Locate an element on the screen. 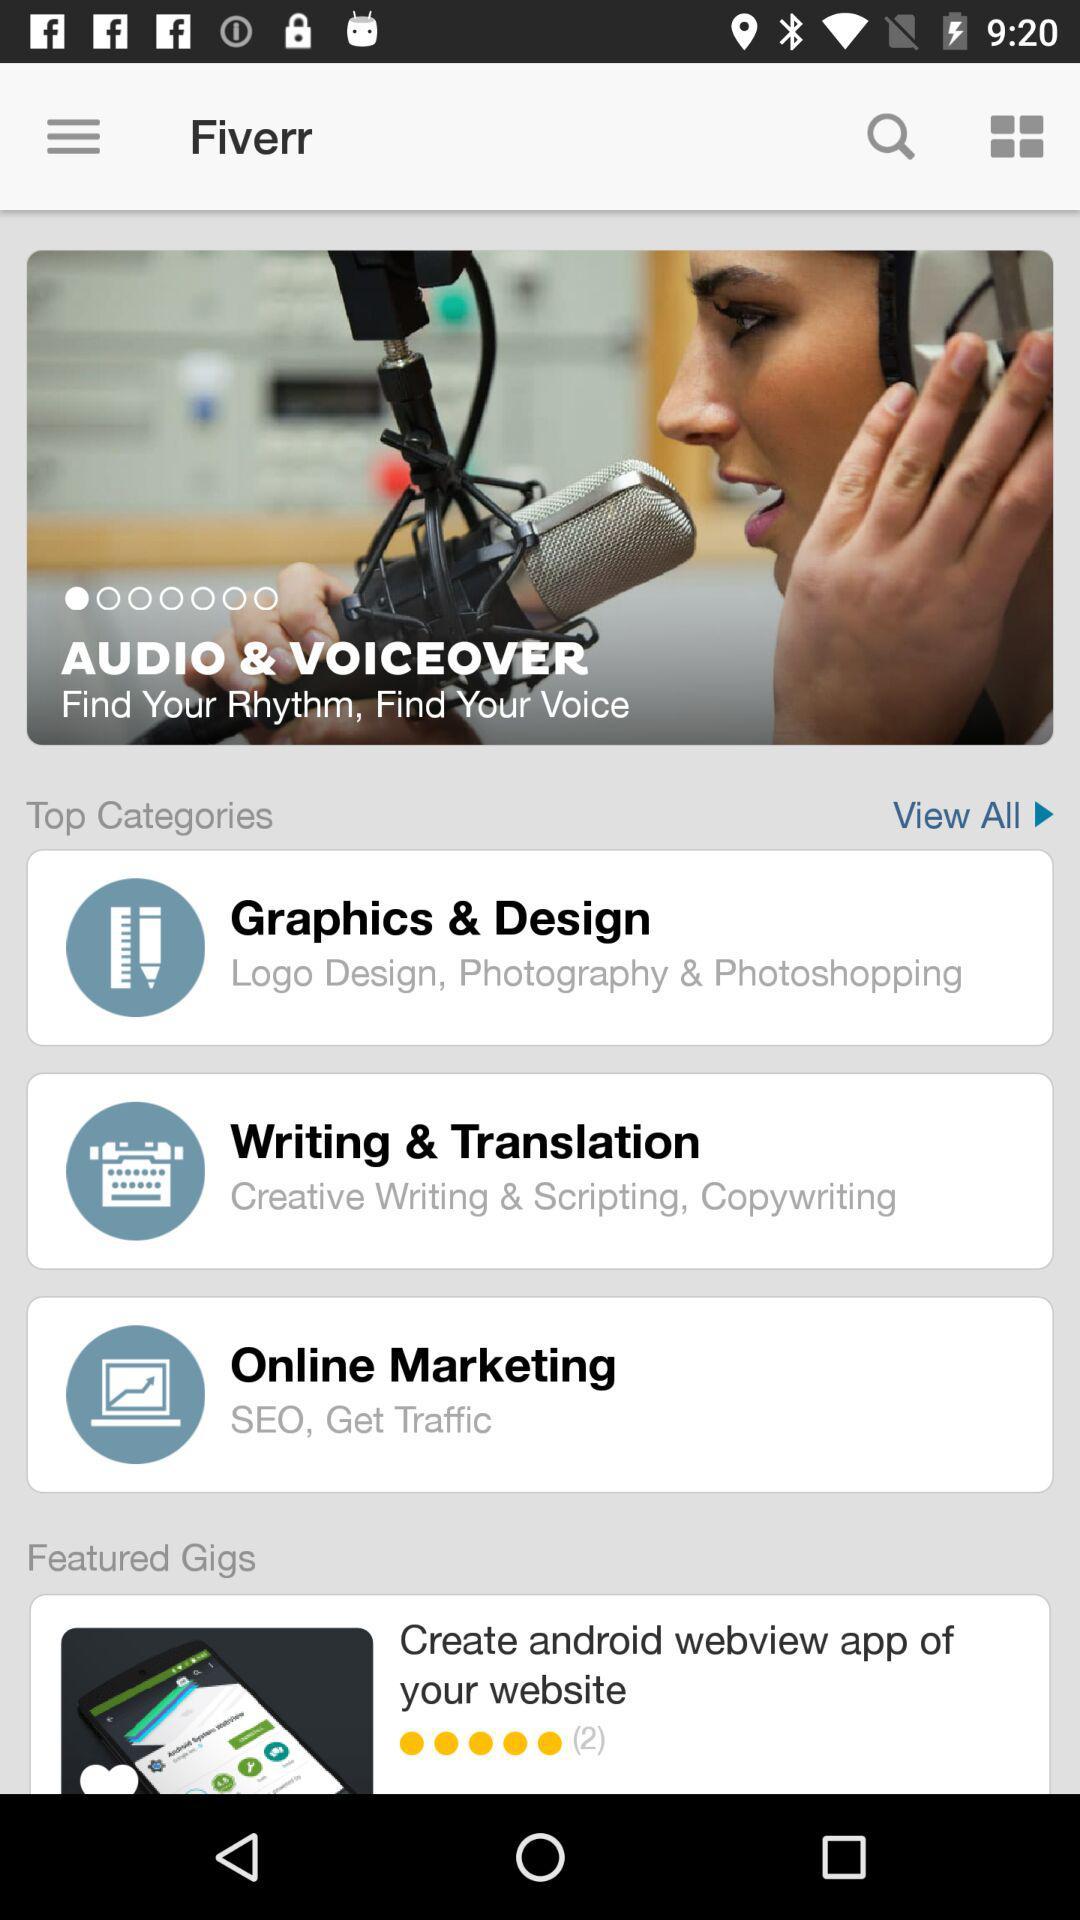 This screenshot has height=1920, width=1080. the item below create android webview icon is located at coordinates (555, 1742).